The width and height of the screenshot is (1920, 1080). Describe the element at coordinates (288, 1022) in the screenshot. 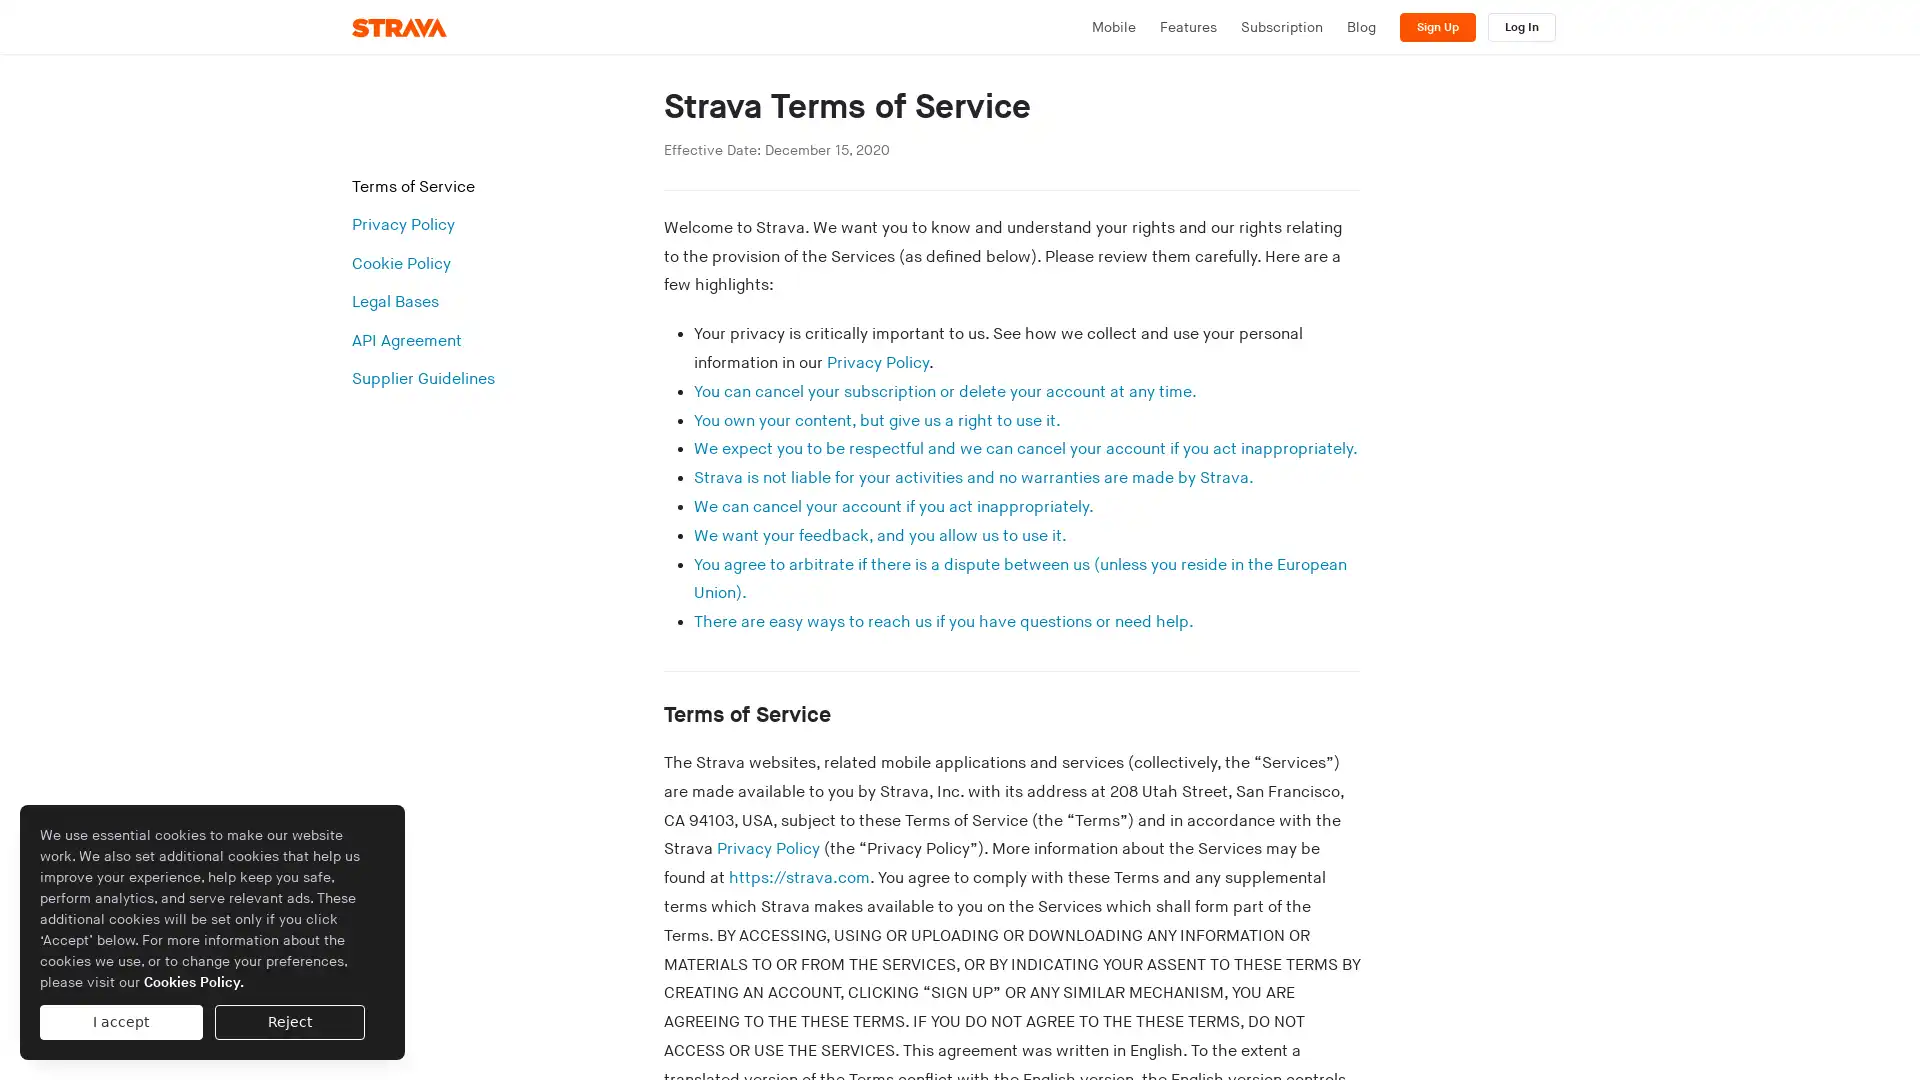

I see `Reject` at that location.